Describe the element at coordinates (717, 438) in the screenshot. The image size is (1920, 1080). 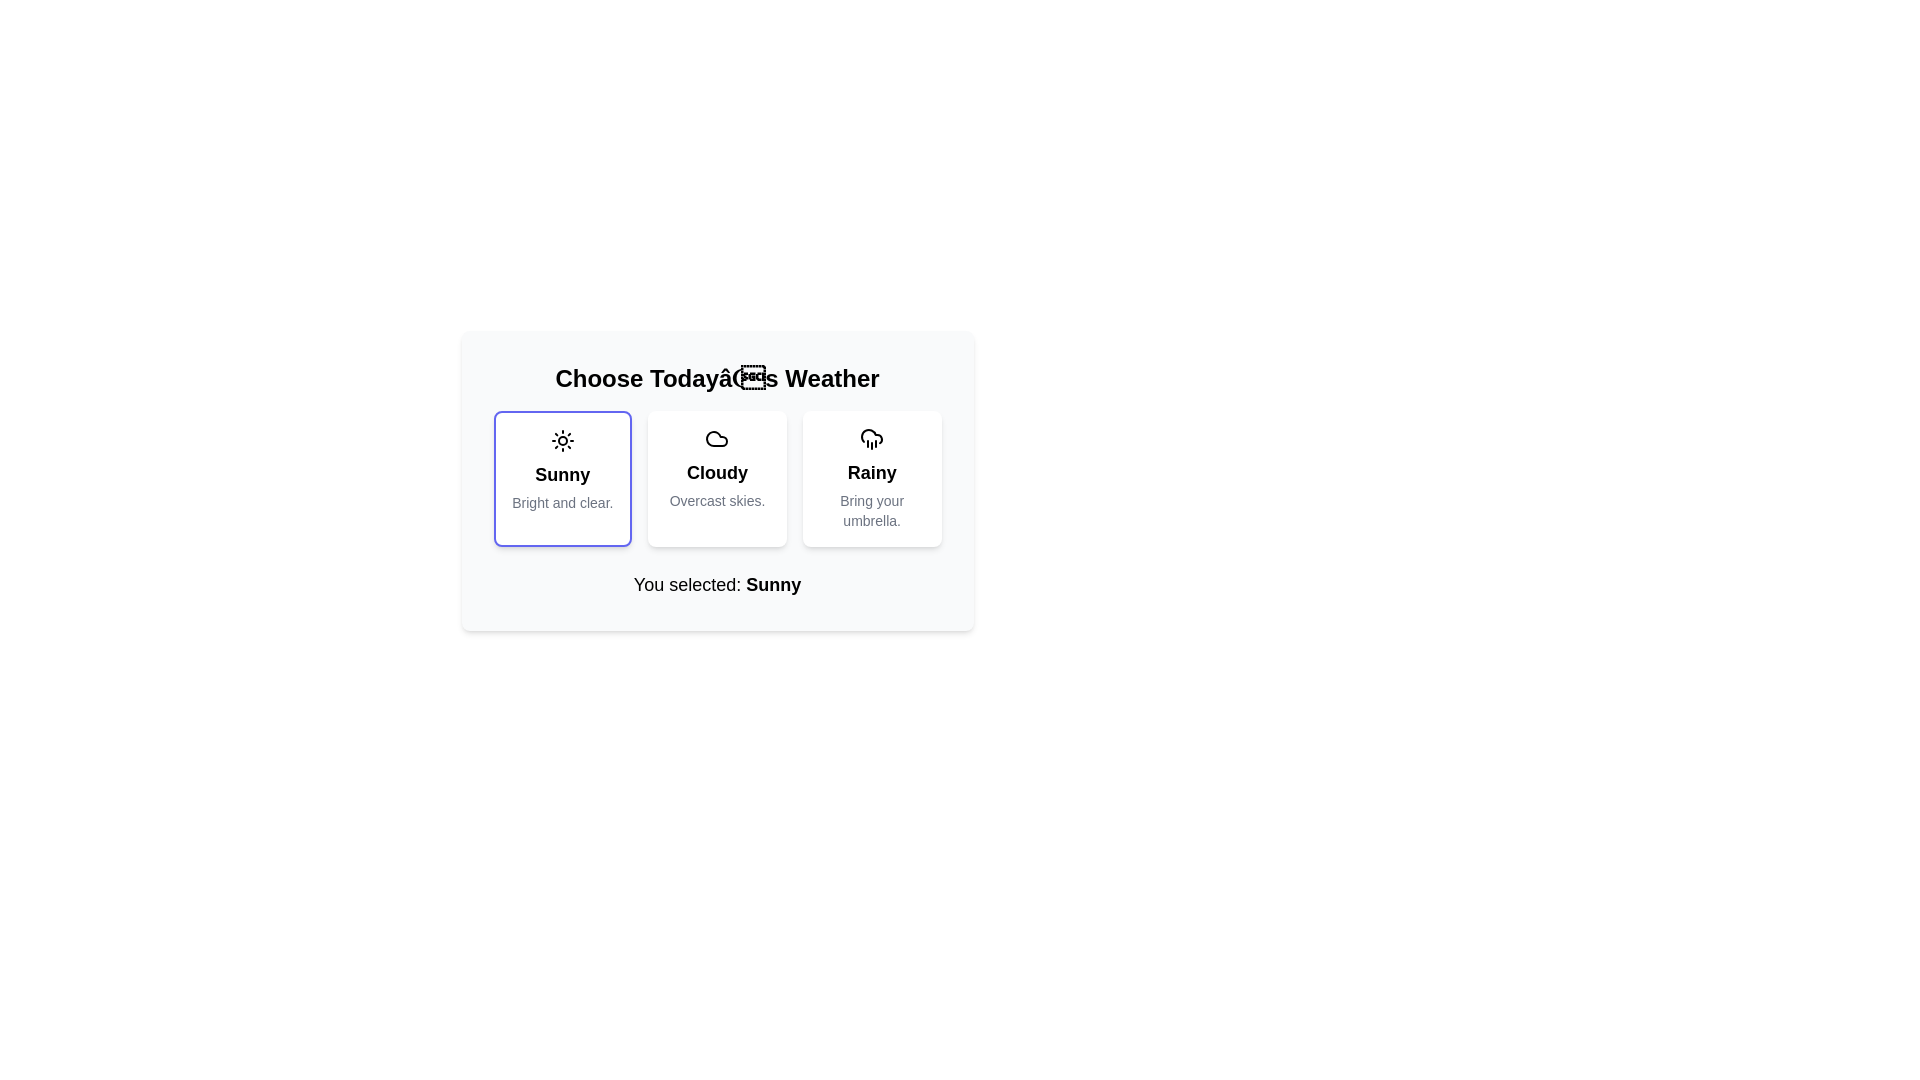
I see `the decorative icon representing 'Cloudy' weather condition located at the top of the 'Cloudy' card in the weather selection menu` at that location.